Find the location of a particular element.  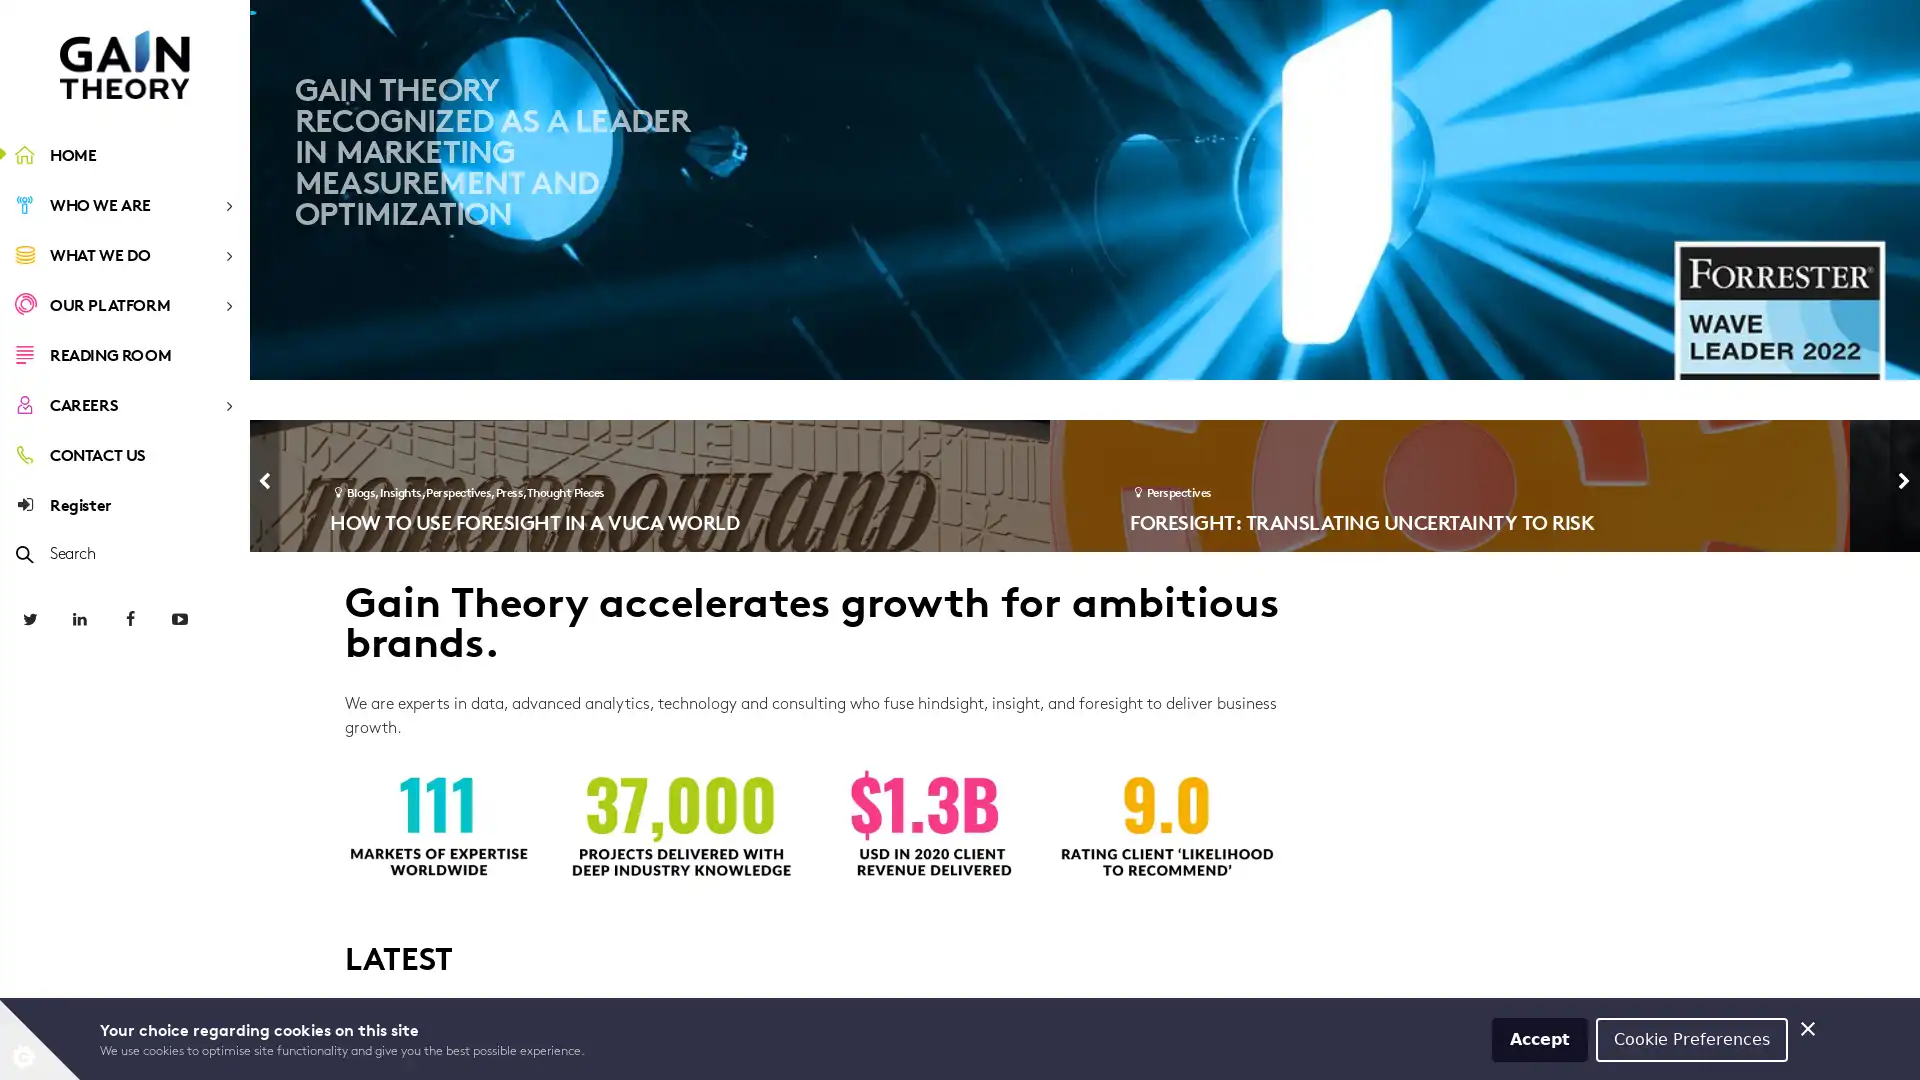

Close is located at coordinates (1808, 1026).